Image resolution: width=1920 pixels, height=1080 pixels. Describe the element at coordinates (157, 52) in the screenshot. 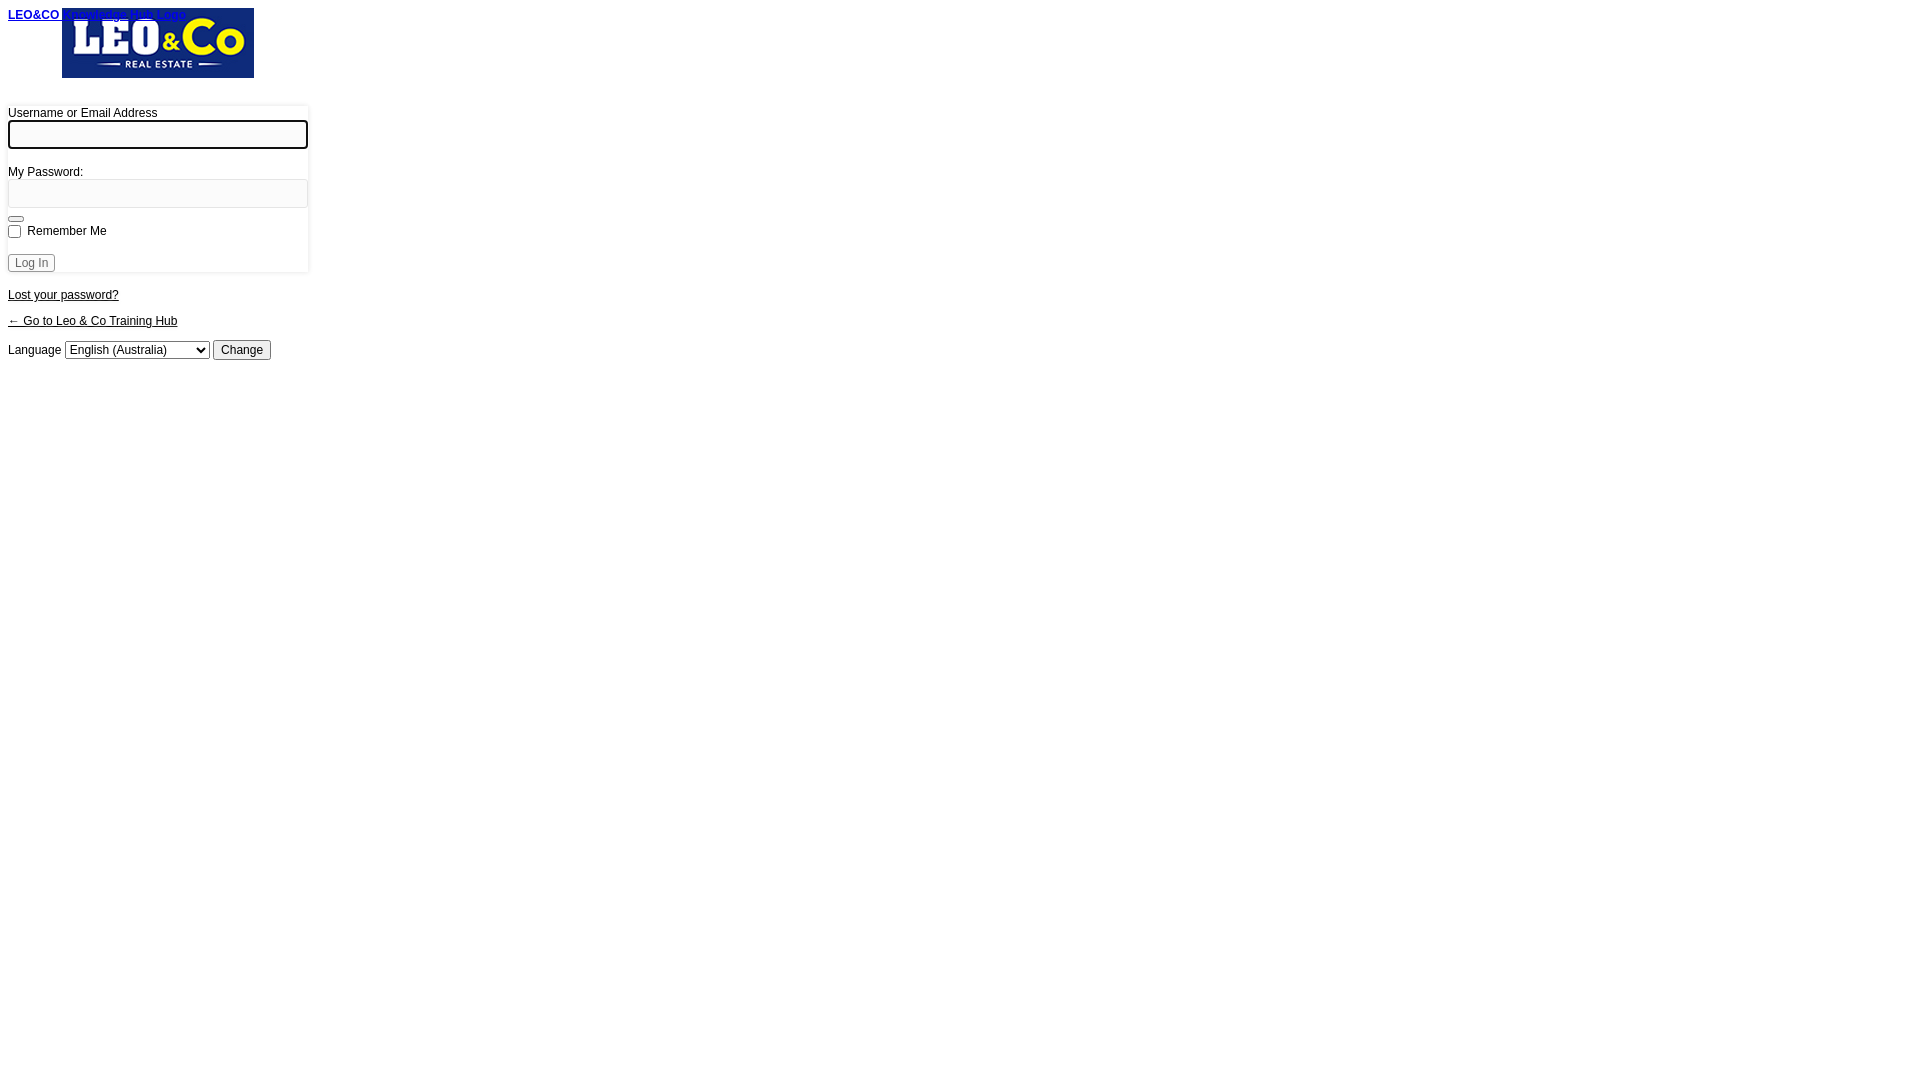

I see `'LEO&CO Knowledge Hub Logo'` at that location.